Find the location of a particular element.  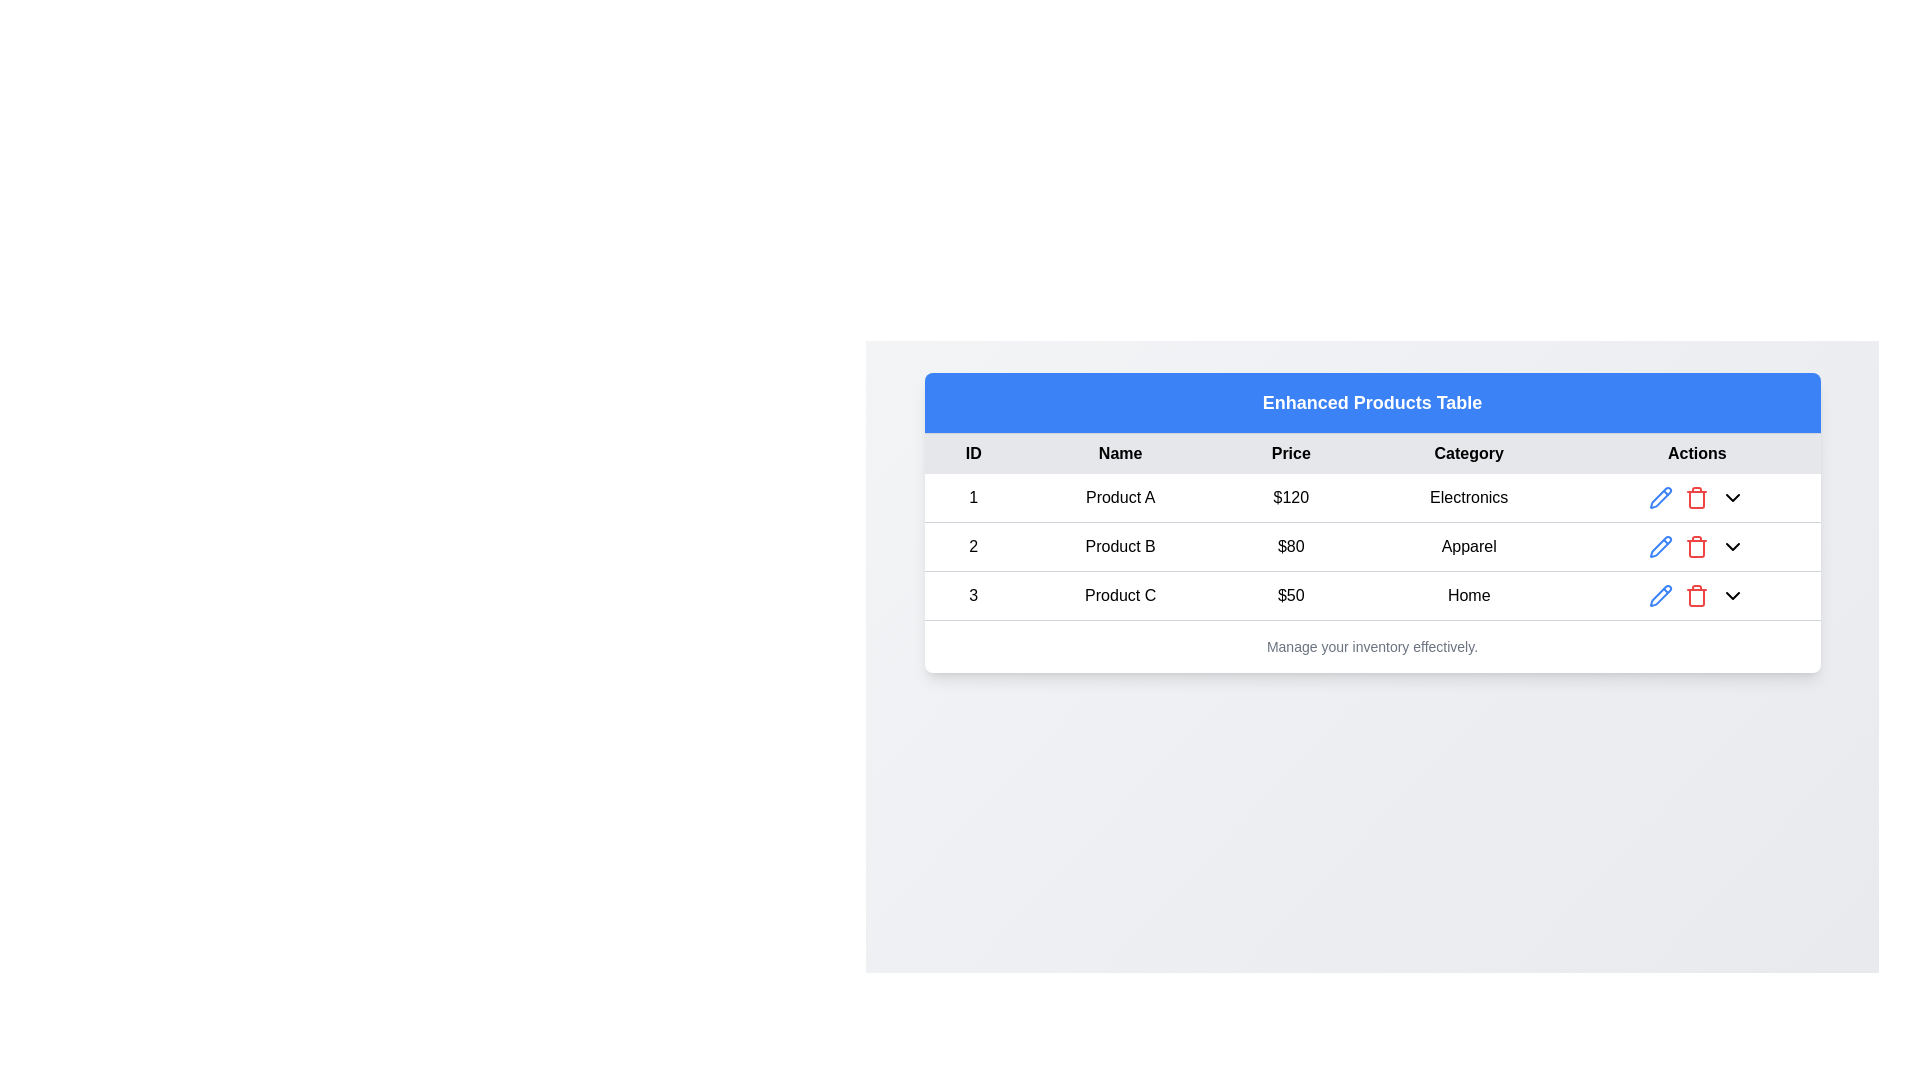

the text label that reads 'Manage your inventory effectively.', which is styled in a smaller gray font and positioned centrally below a table displaying product information is located at coordinates (1371, 647).